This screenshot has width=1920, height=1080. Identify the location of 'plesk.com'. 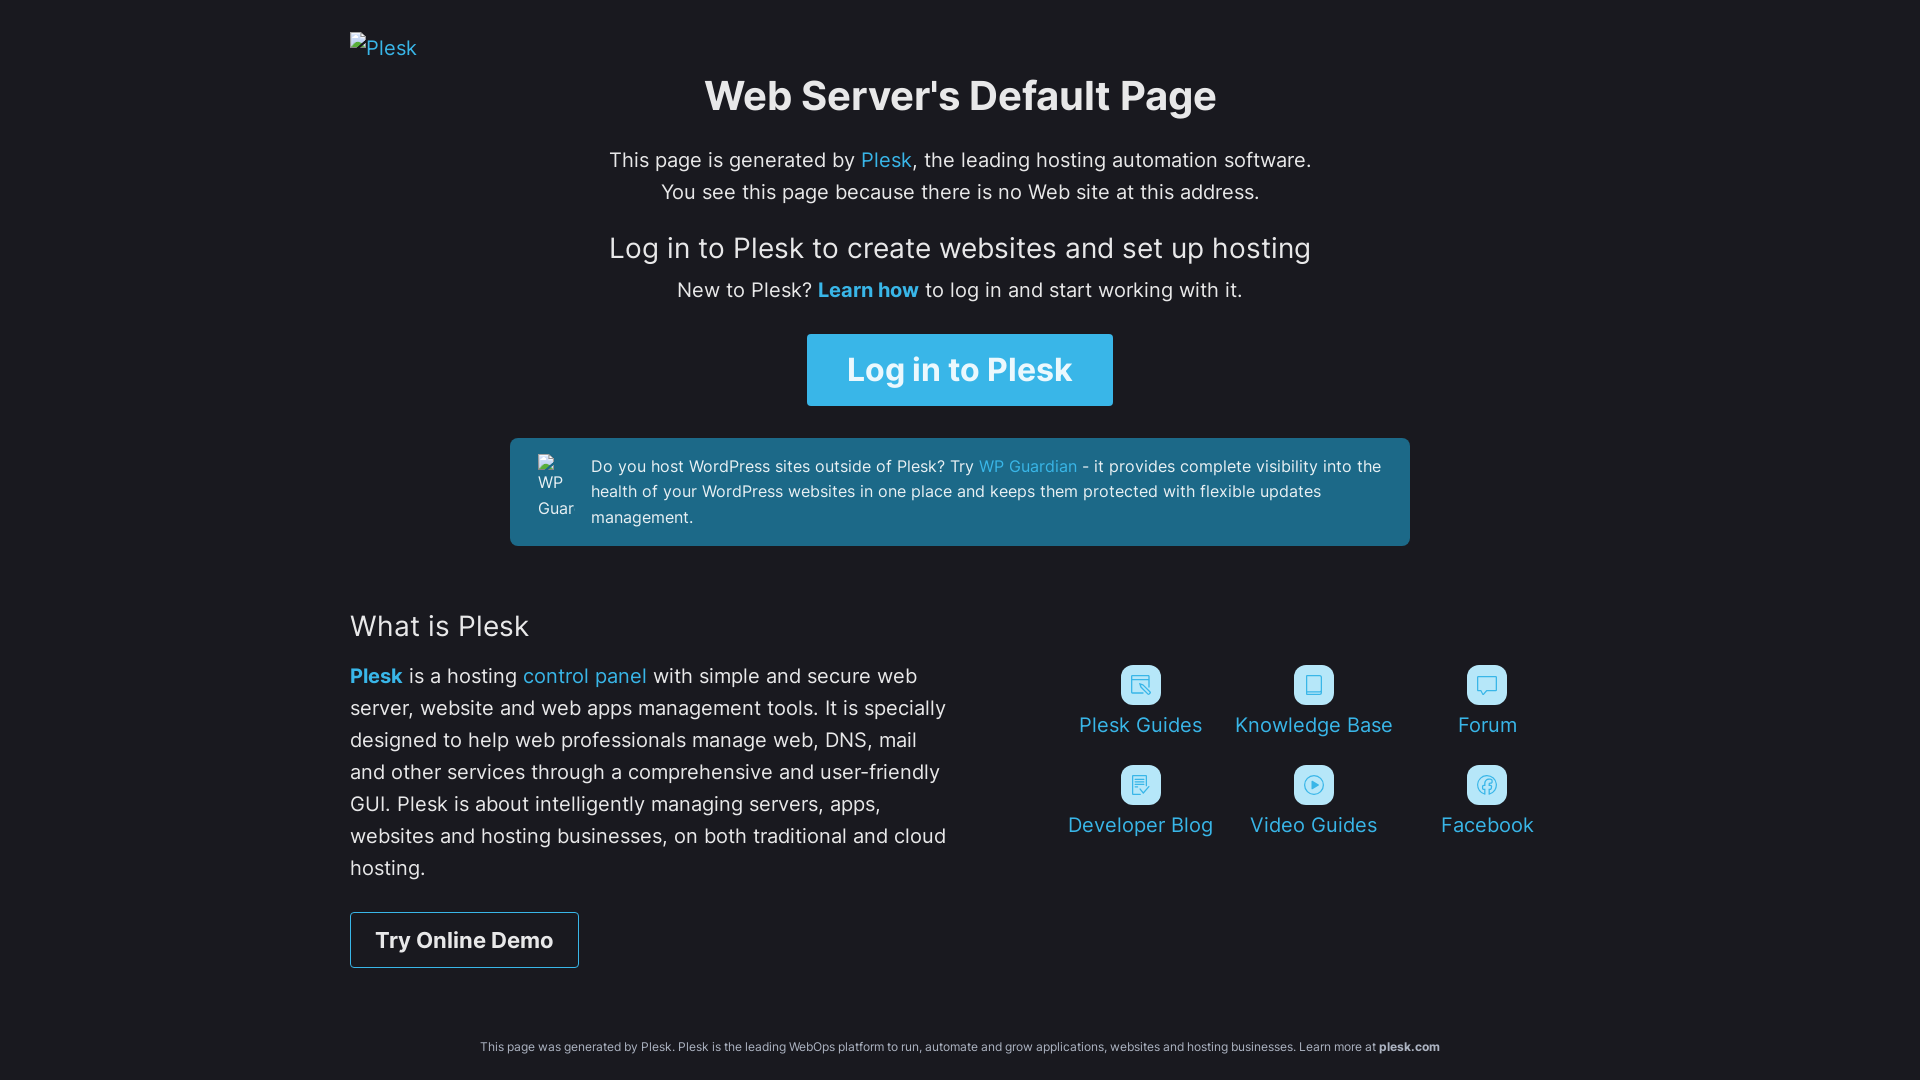
(1408, 1045).